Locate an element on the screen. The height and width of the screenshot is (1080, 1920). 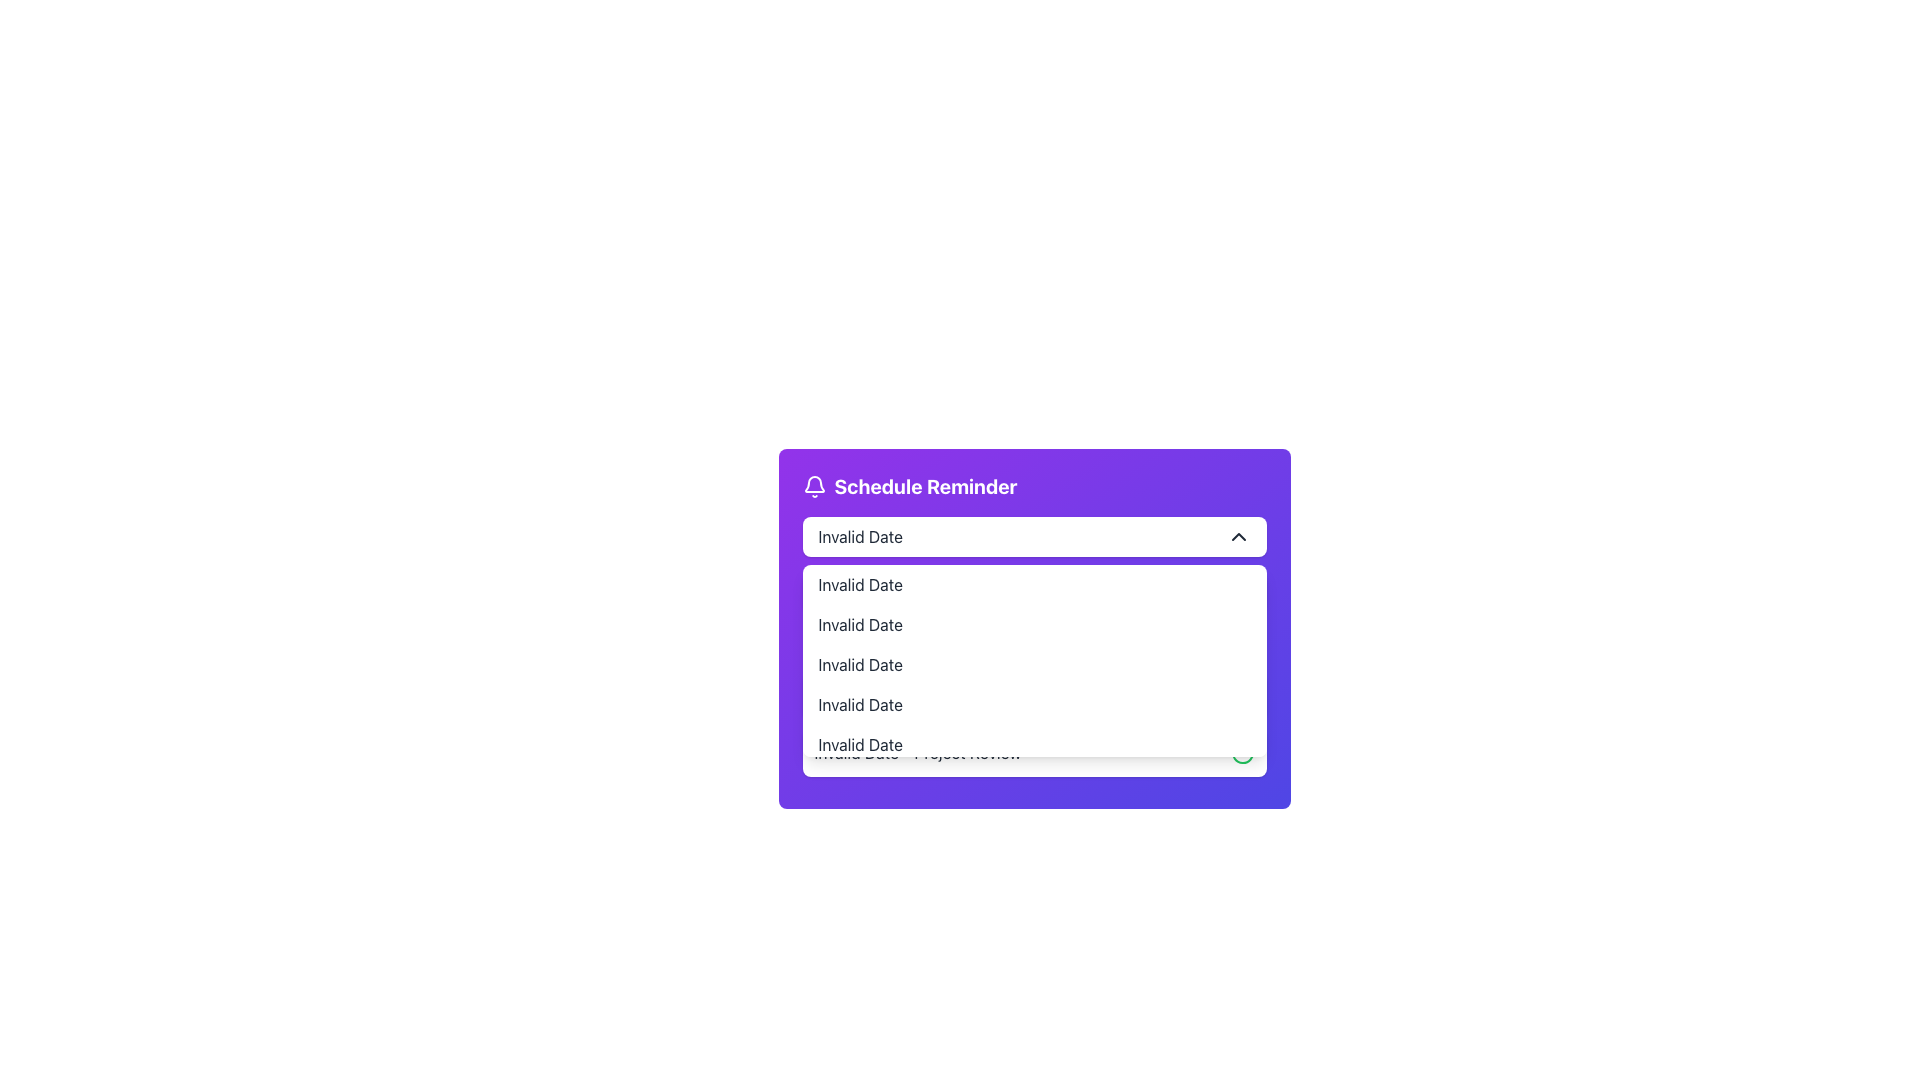
the chevron up icon located on the far right within the 'Invalid Date' text input field is located at coordinates (1237, 535).